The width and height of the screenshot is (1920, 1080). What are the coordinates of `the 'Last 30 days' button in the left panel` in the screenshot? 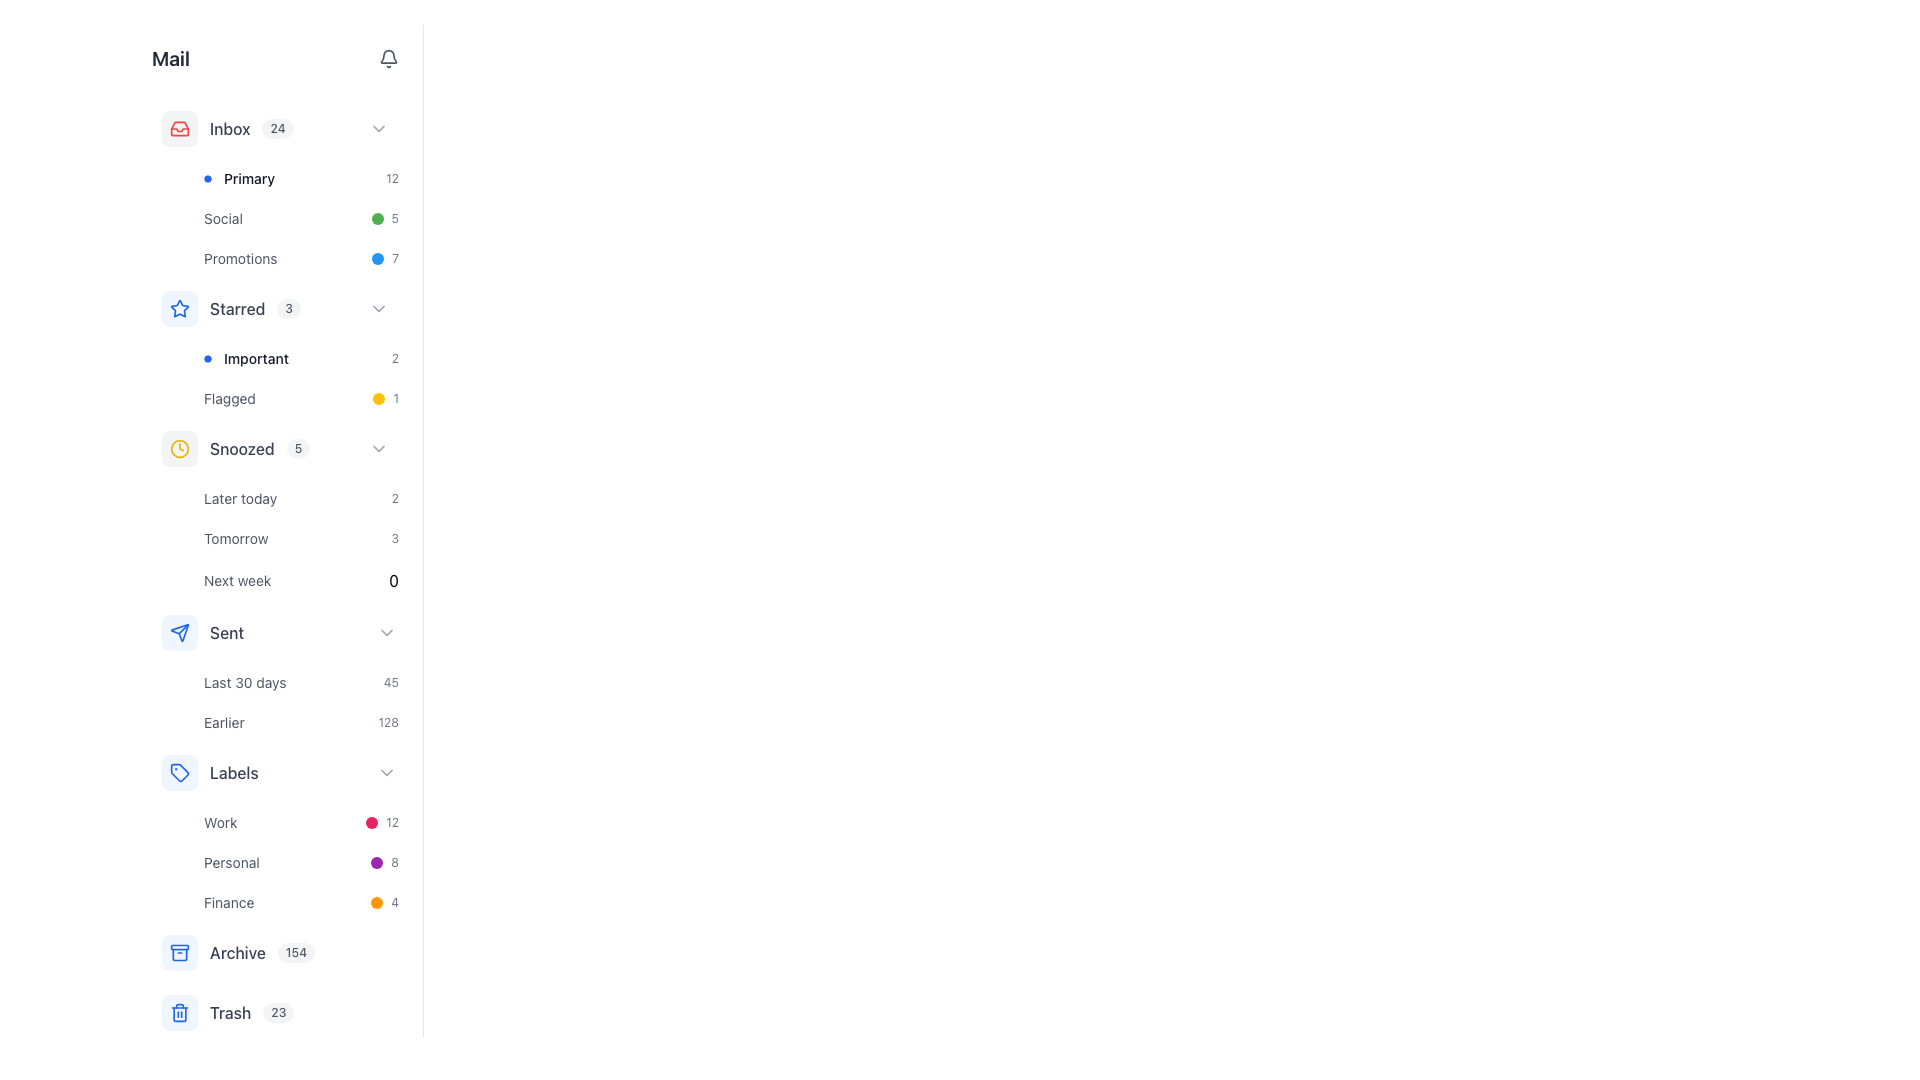 It's located at (300, 681).